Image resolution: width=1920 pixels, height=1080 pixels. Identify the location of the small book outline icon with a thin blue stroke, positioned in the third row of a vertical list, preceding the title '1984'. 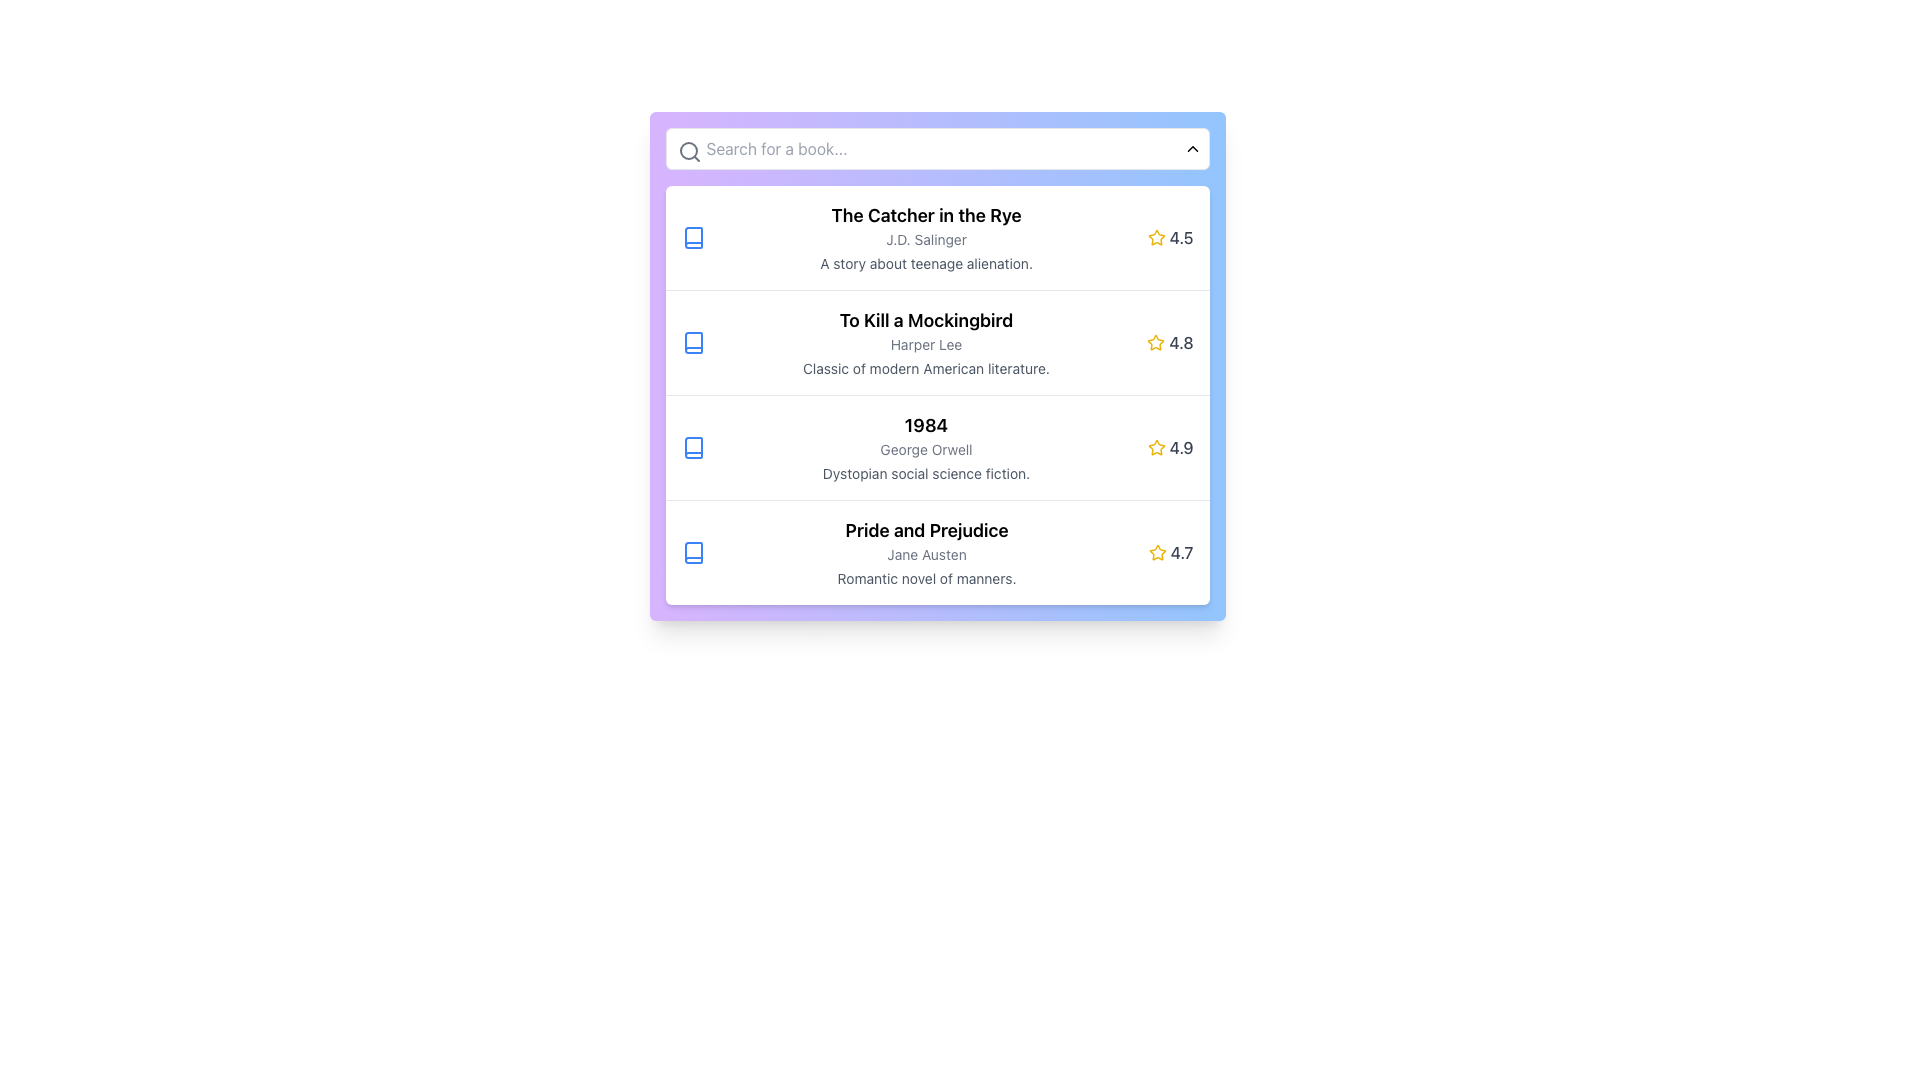
(693, 446).